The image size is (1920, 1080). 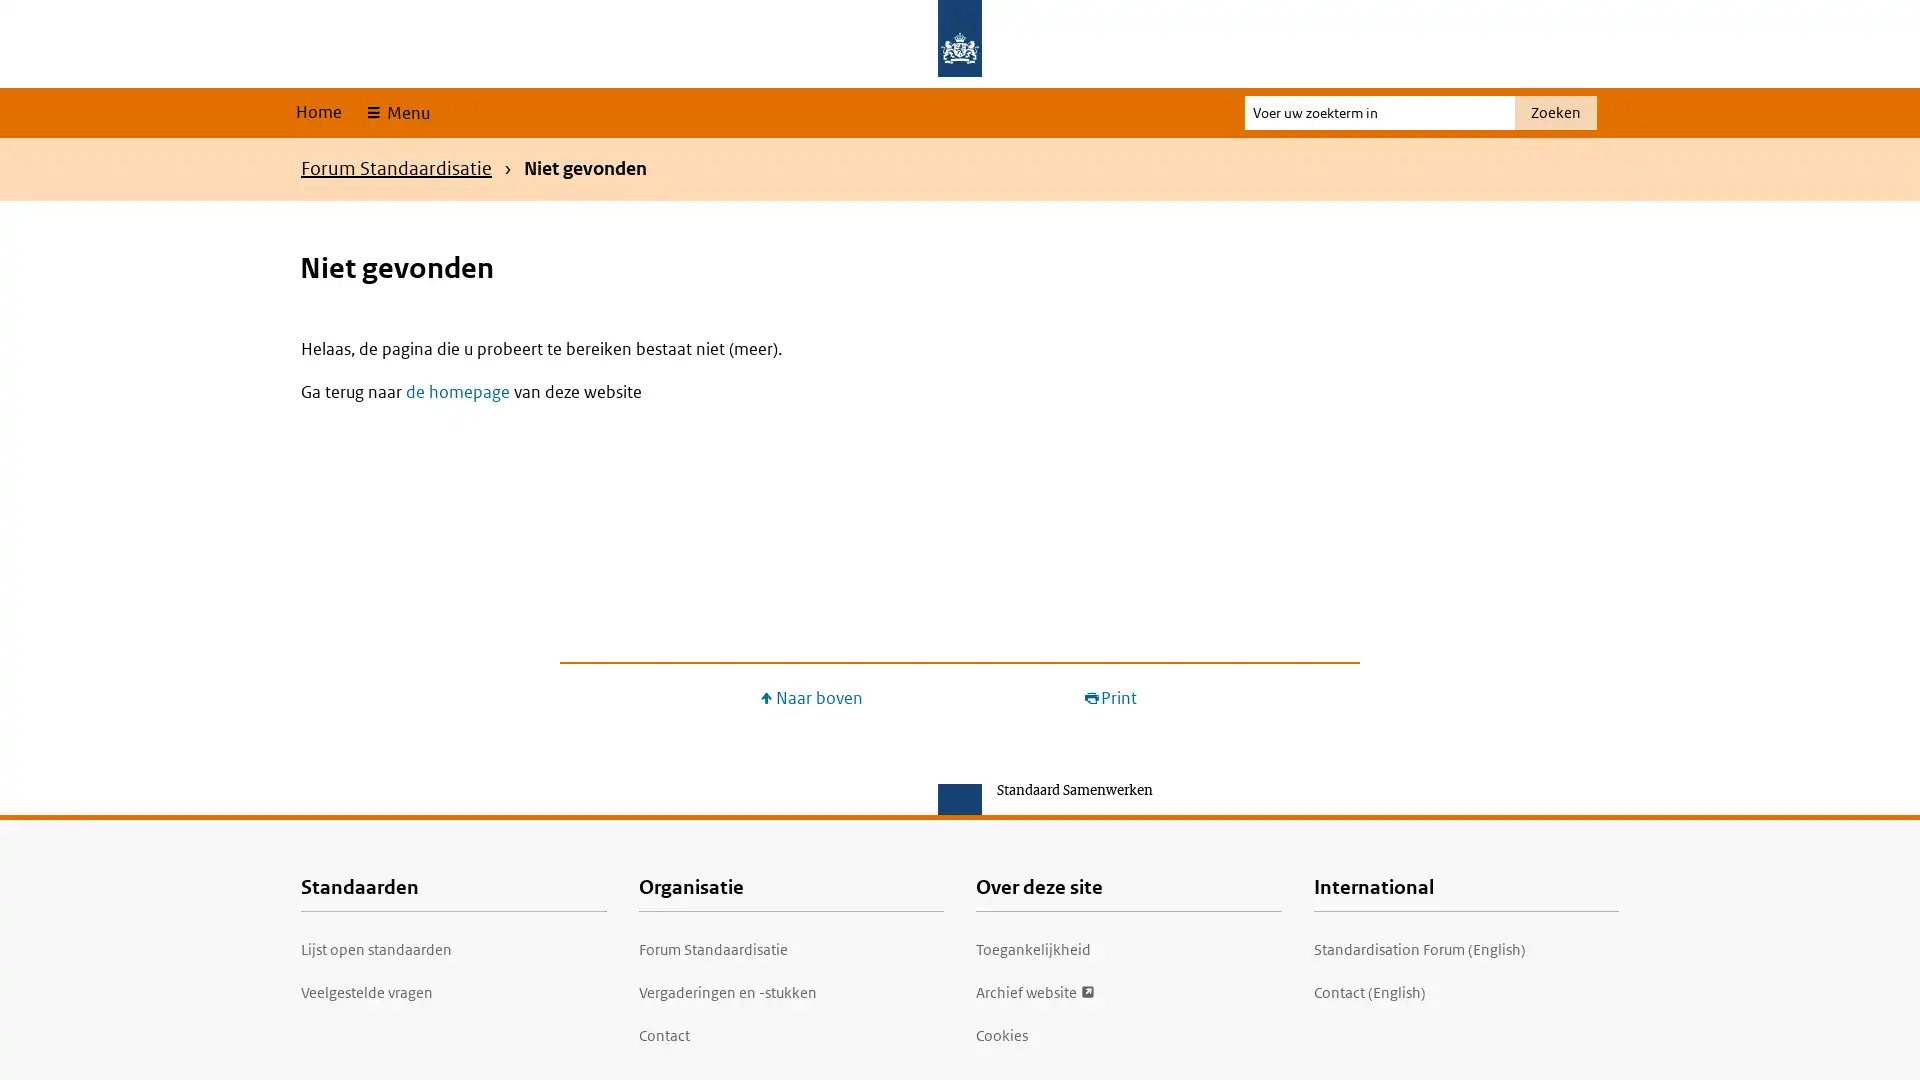 What do you see at coordinates (396, 112) in the screenshot?
I see `Toggle main menu navigation` at bounding box center [396, 112].